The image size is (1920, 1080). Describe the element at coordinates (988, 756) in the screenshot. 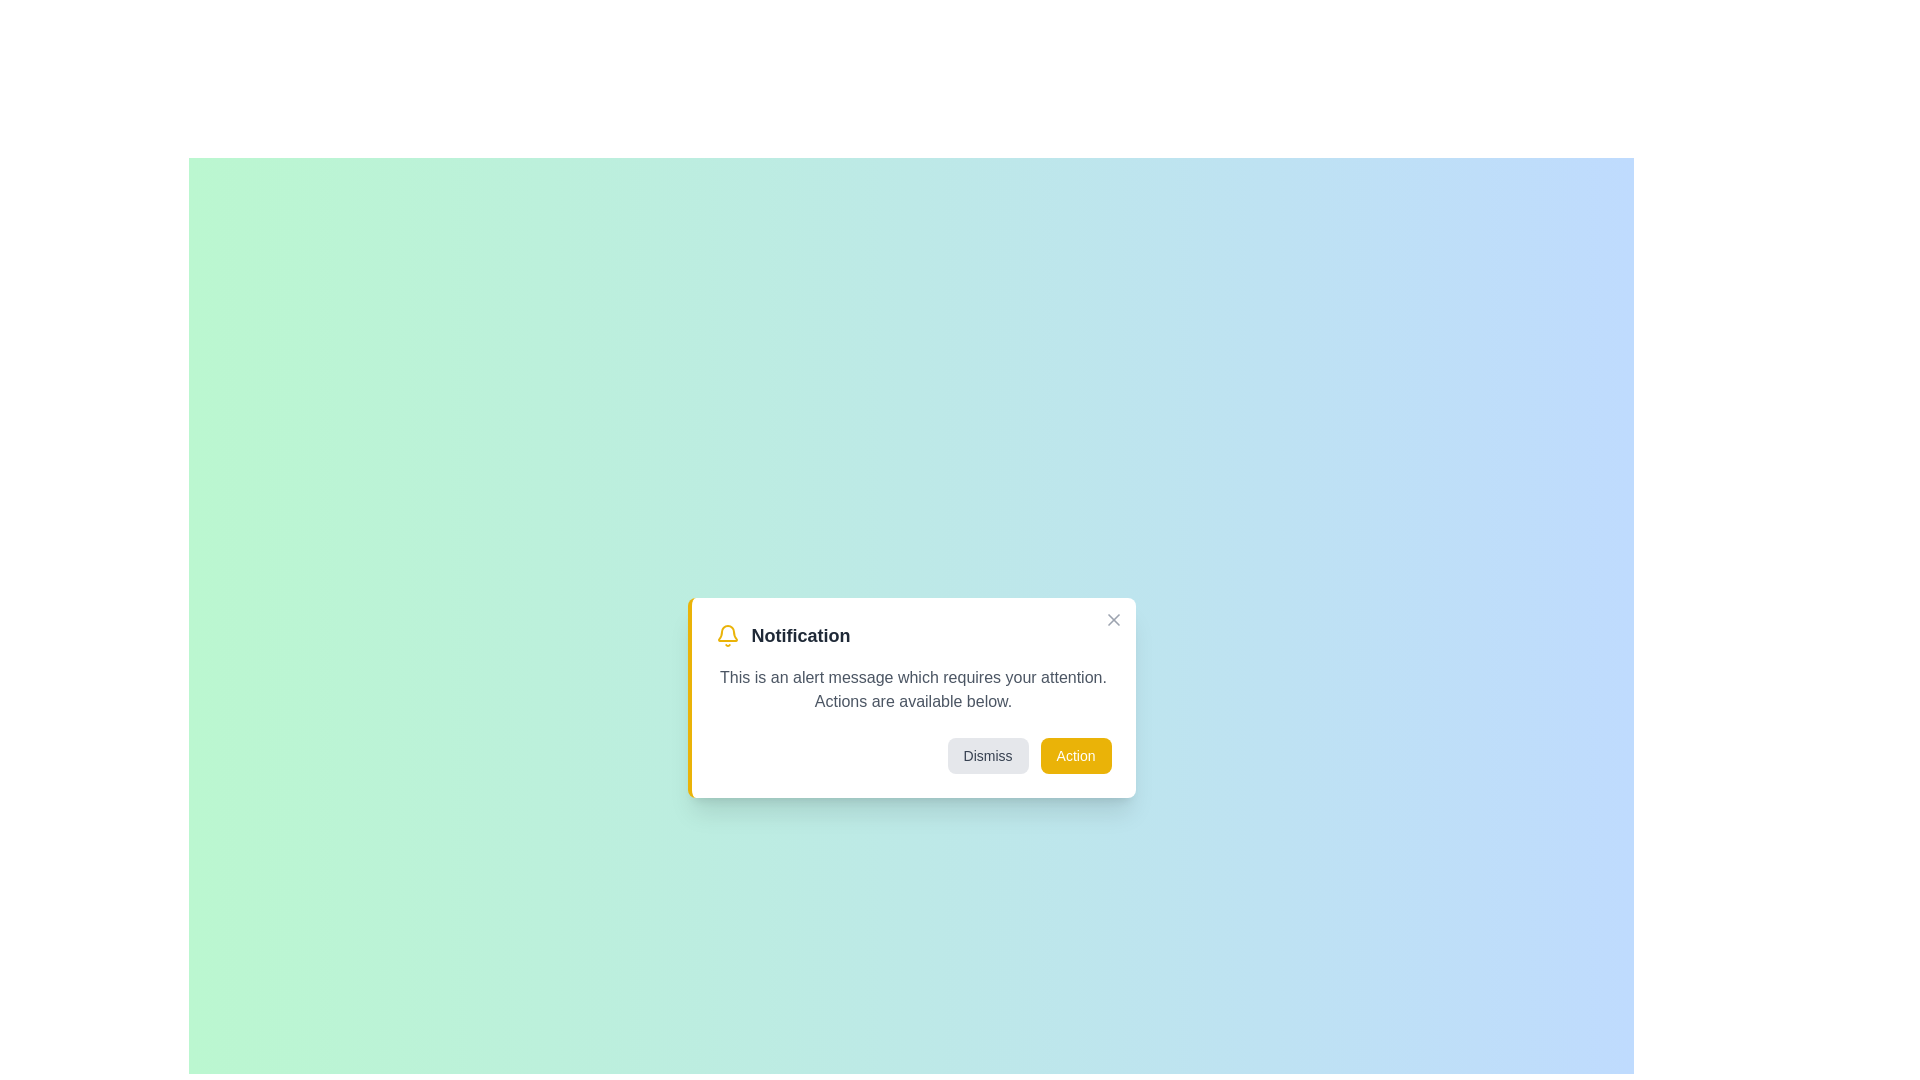

I see `the 'Dismiss' button to dismiss the alert` at that location.